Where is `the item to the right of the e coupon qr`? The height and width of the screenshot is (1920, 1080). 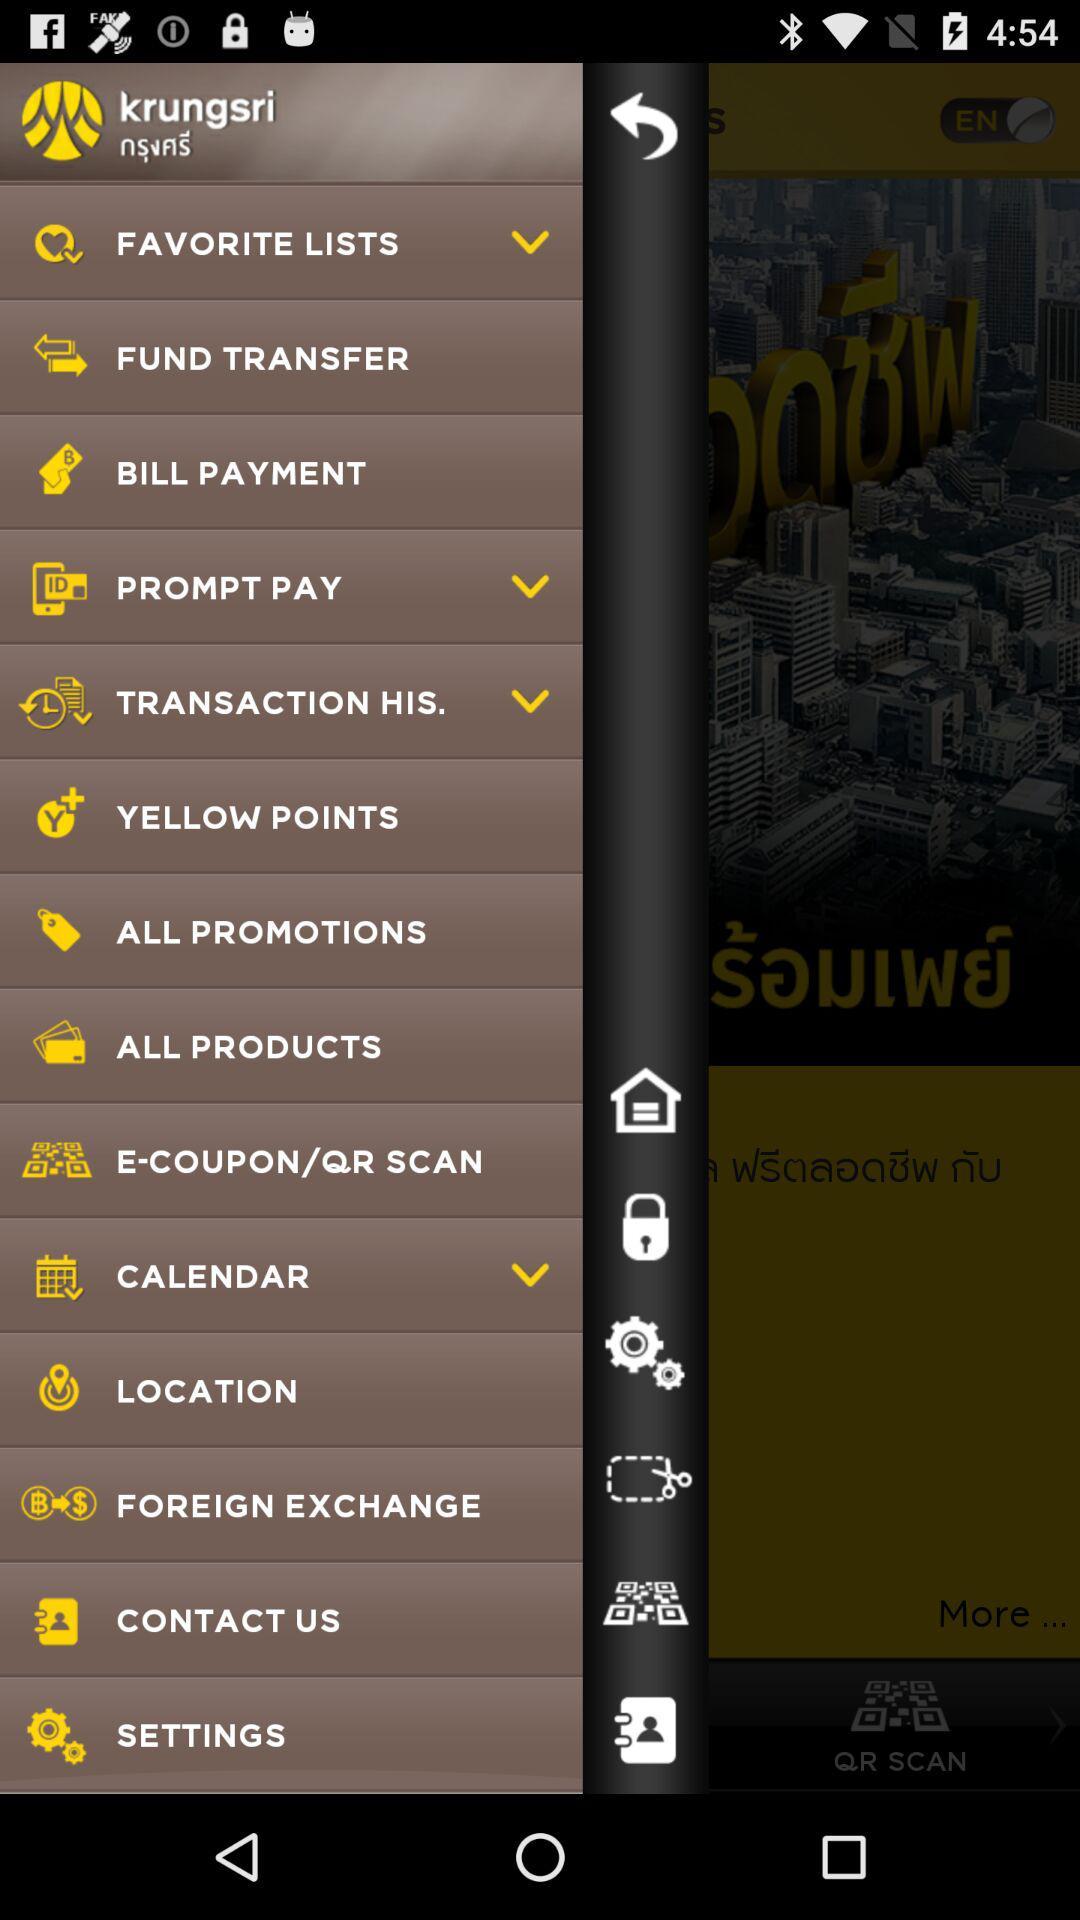
the item to the right of the e coupon qr is located at coordinates (645, 1226).